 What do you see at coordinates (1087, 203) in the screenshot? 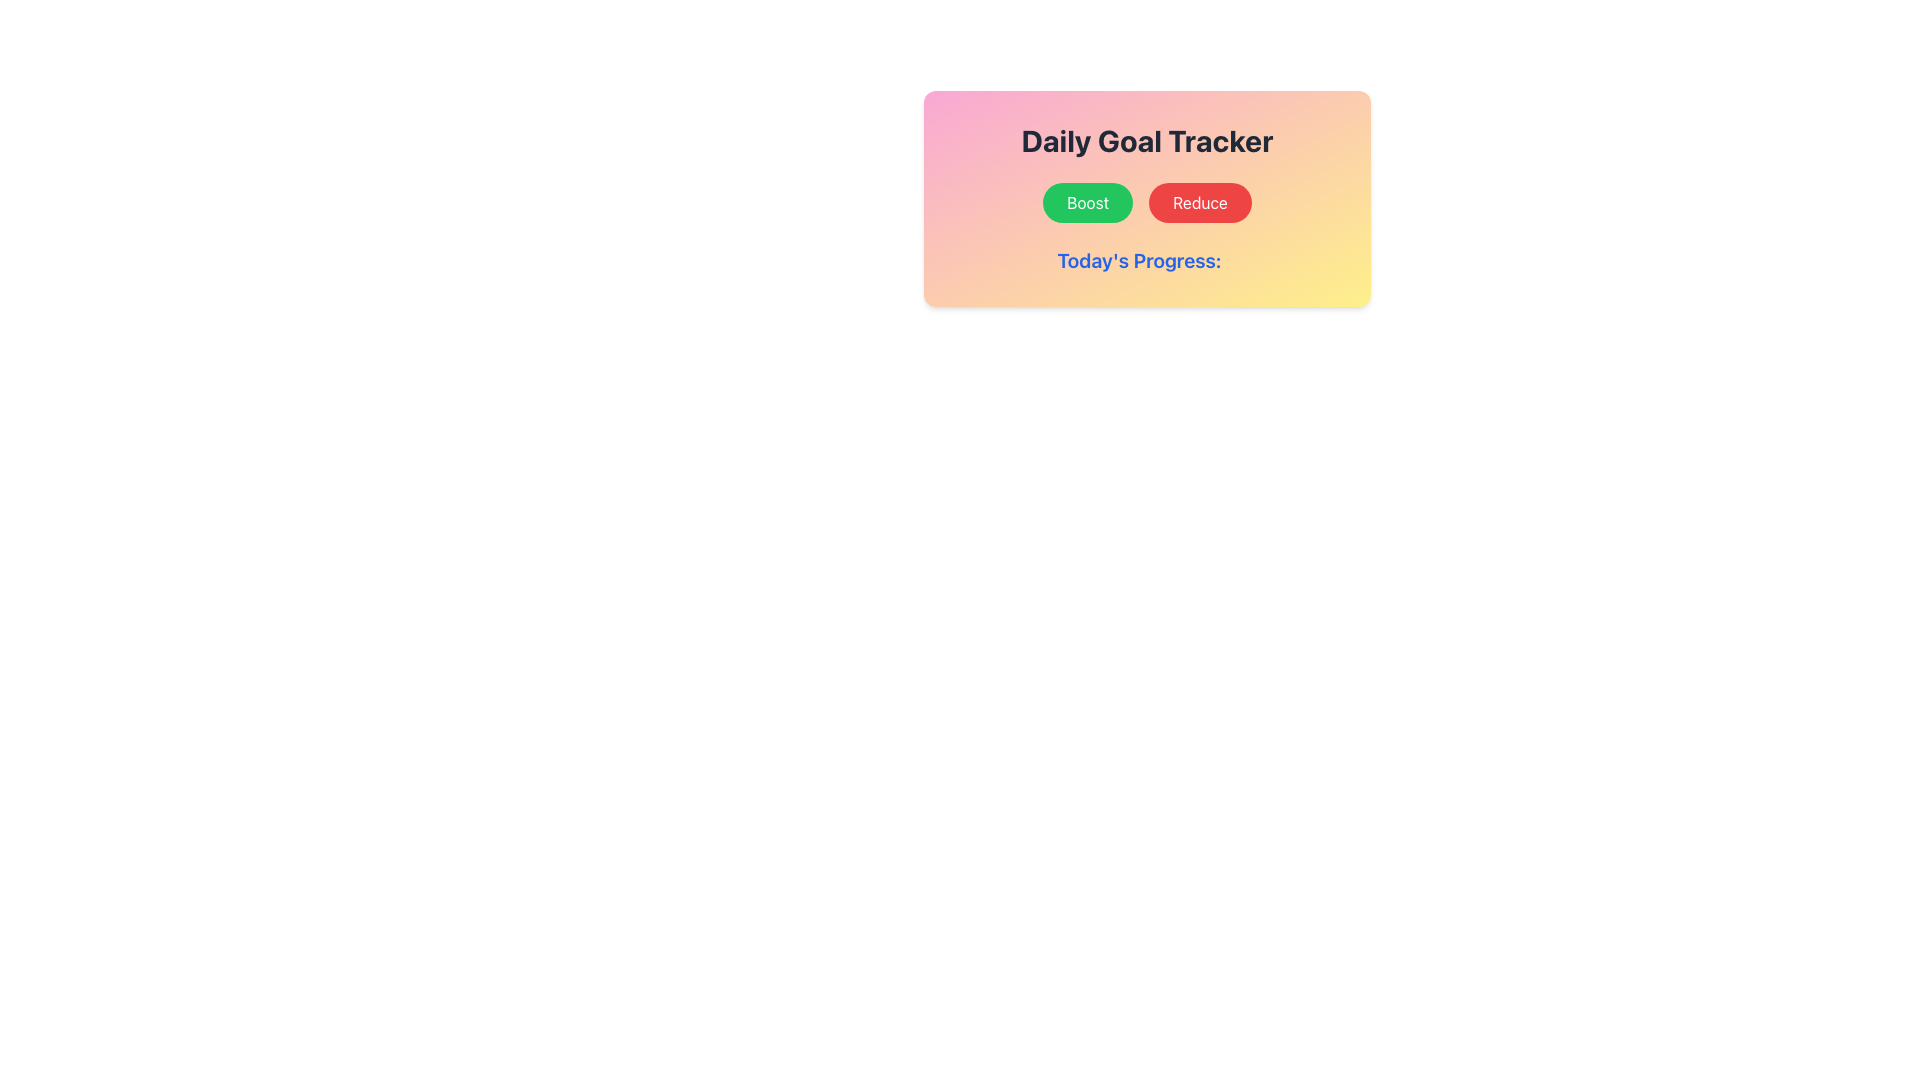
I see `the interactive button designed to increase or boost a value, located under 'Daily Goal Tracker' and above 'Today's Progress:'` at bounding box center [1087, 203].